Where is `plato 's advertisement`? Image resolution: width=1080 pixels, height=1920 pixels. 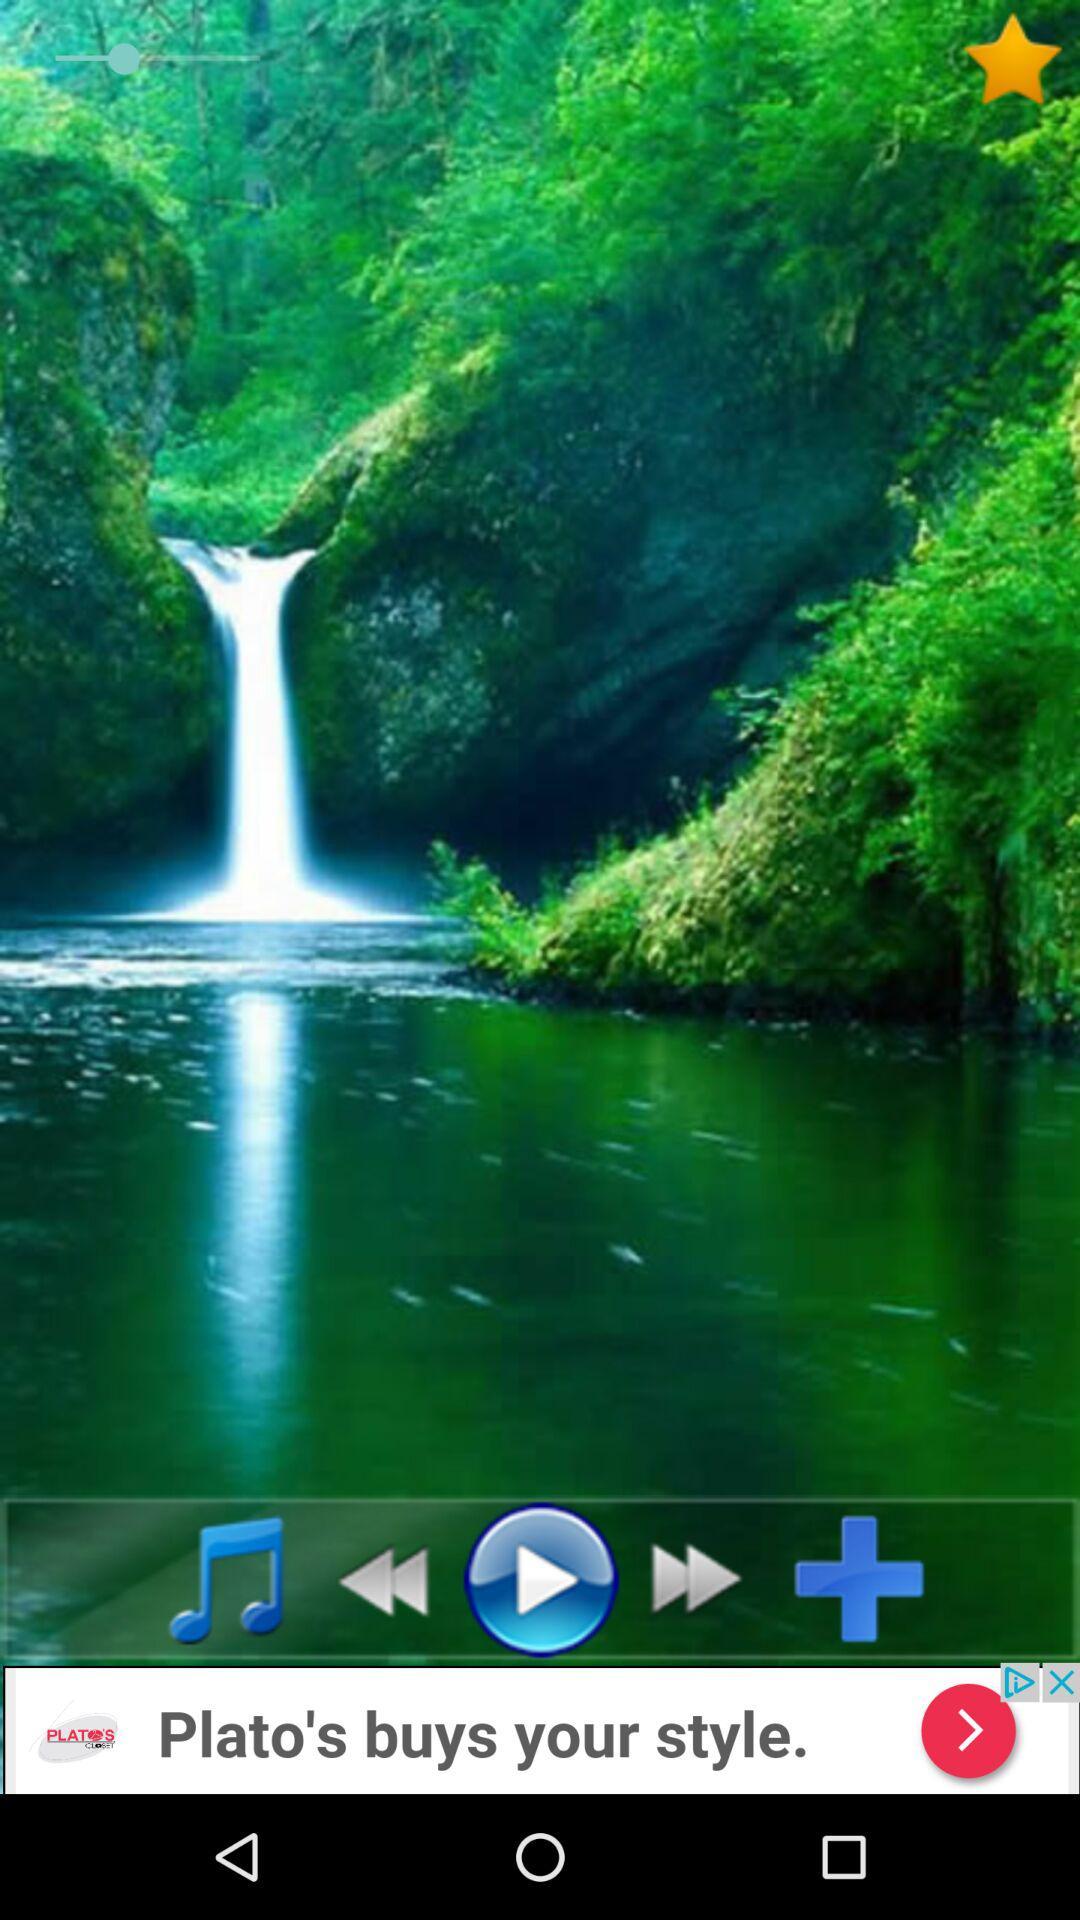
plato 's advertisement is located at coordinates (540, 1727).